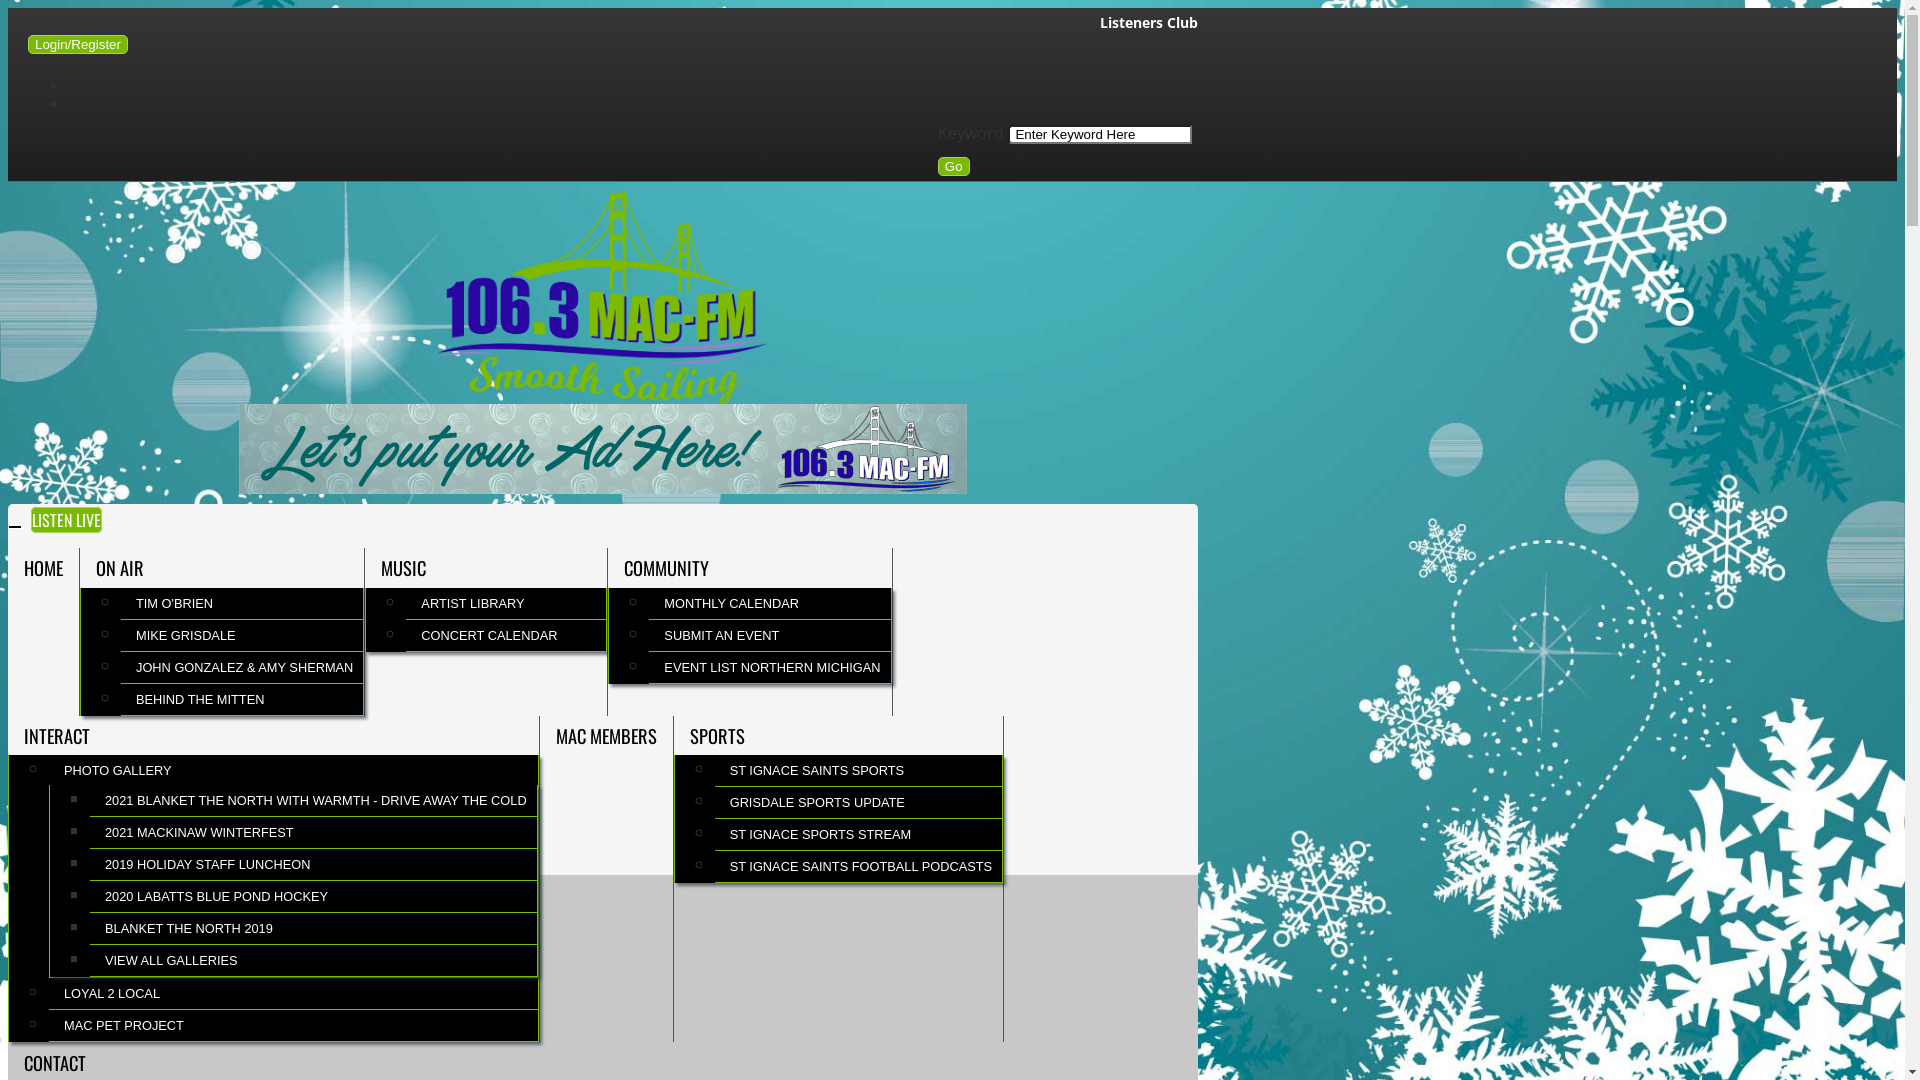 The image size is (1920, 1080). Describe the element at coordinates (240, 602) in the screenshot. I see `'TIM O'BRIEN'` at that location.